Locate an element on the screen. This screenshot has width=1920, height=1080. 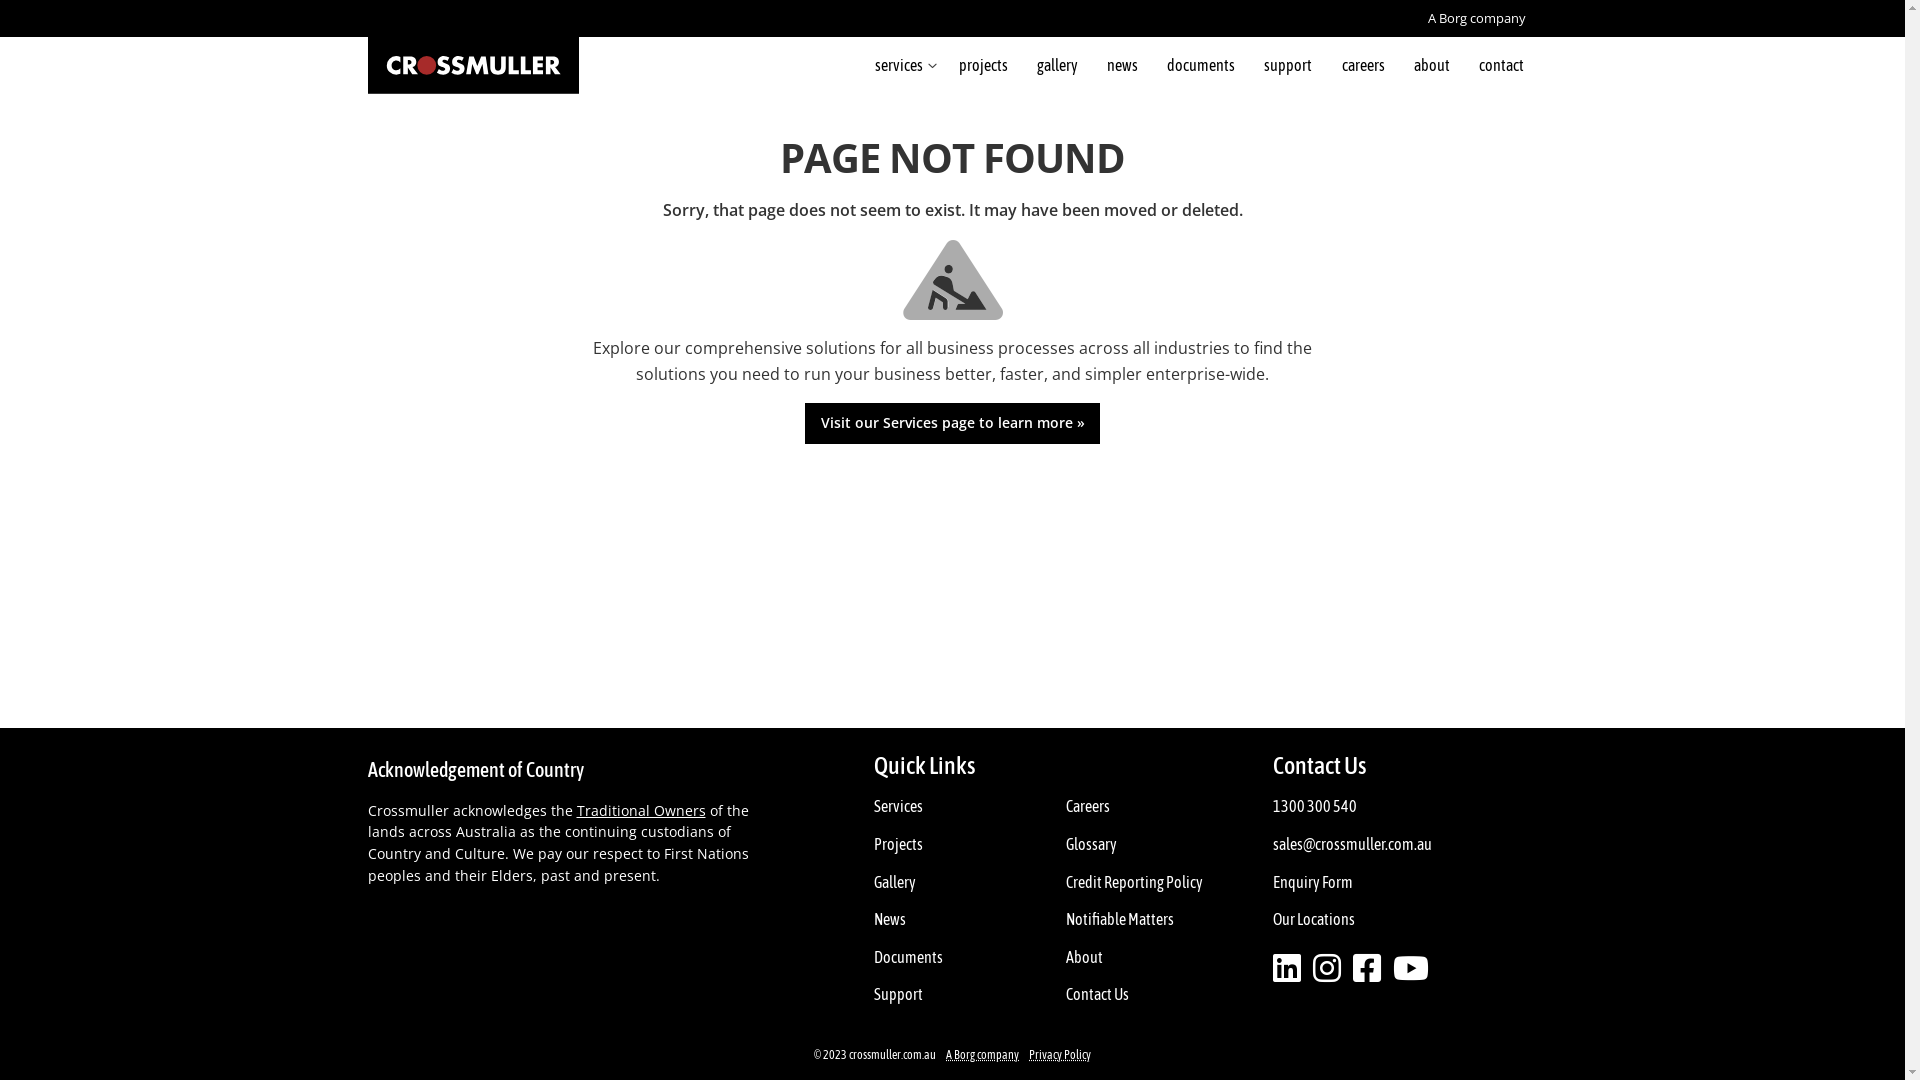
'support' is located at coordinates (1288, 64).